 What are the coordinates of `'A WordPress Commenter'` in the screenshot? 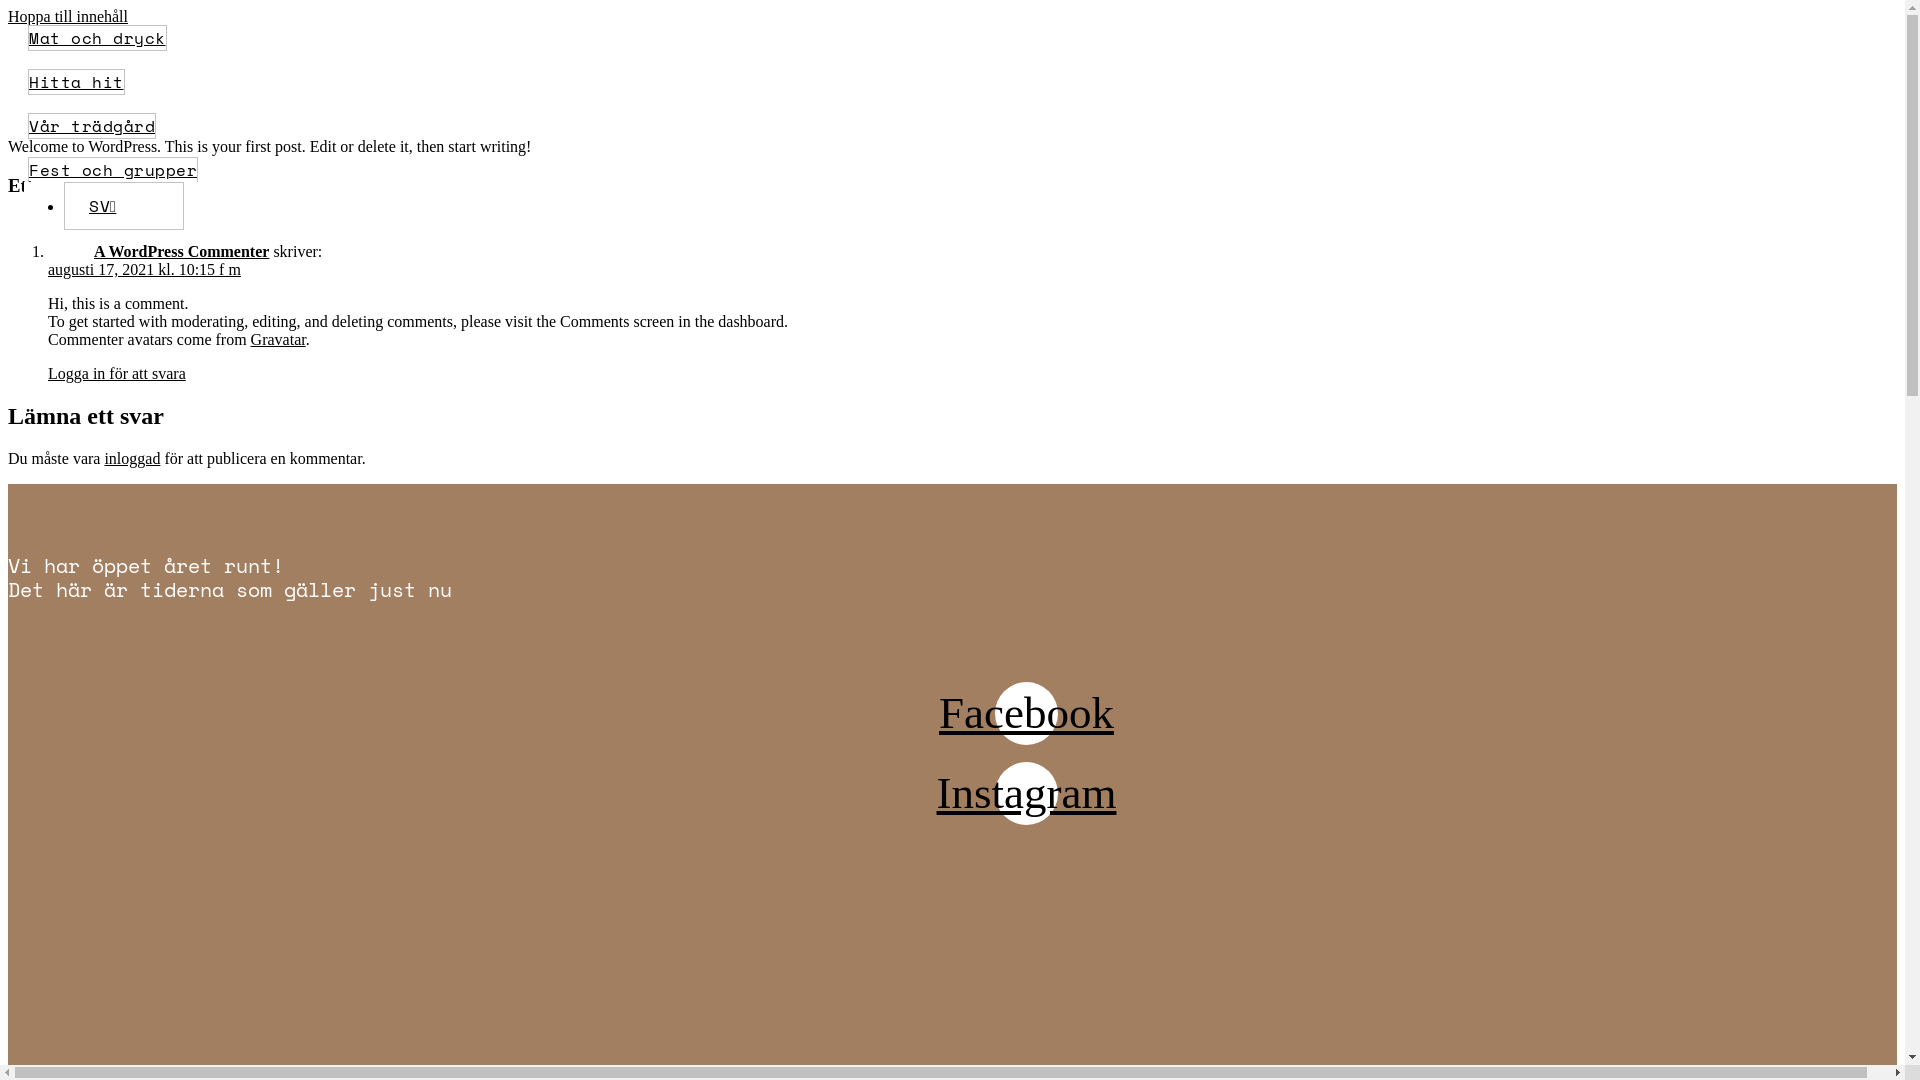 It's located at (181, 250).